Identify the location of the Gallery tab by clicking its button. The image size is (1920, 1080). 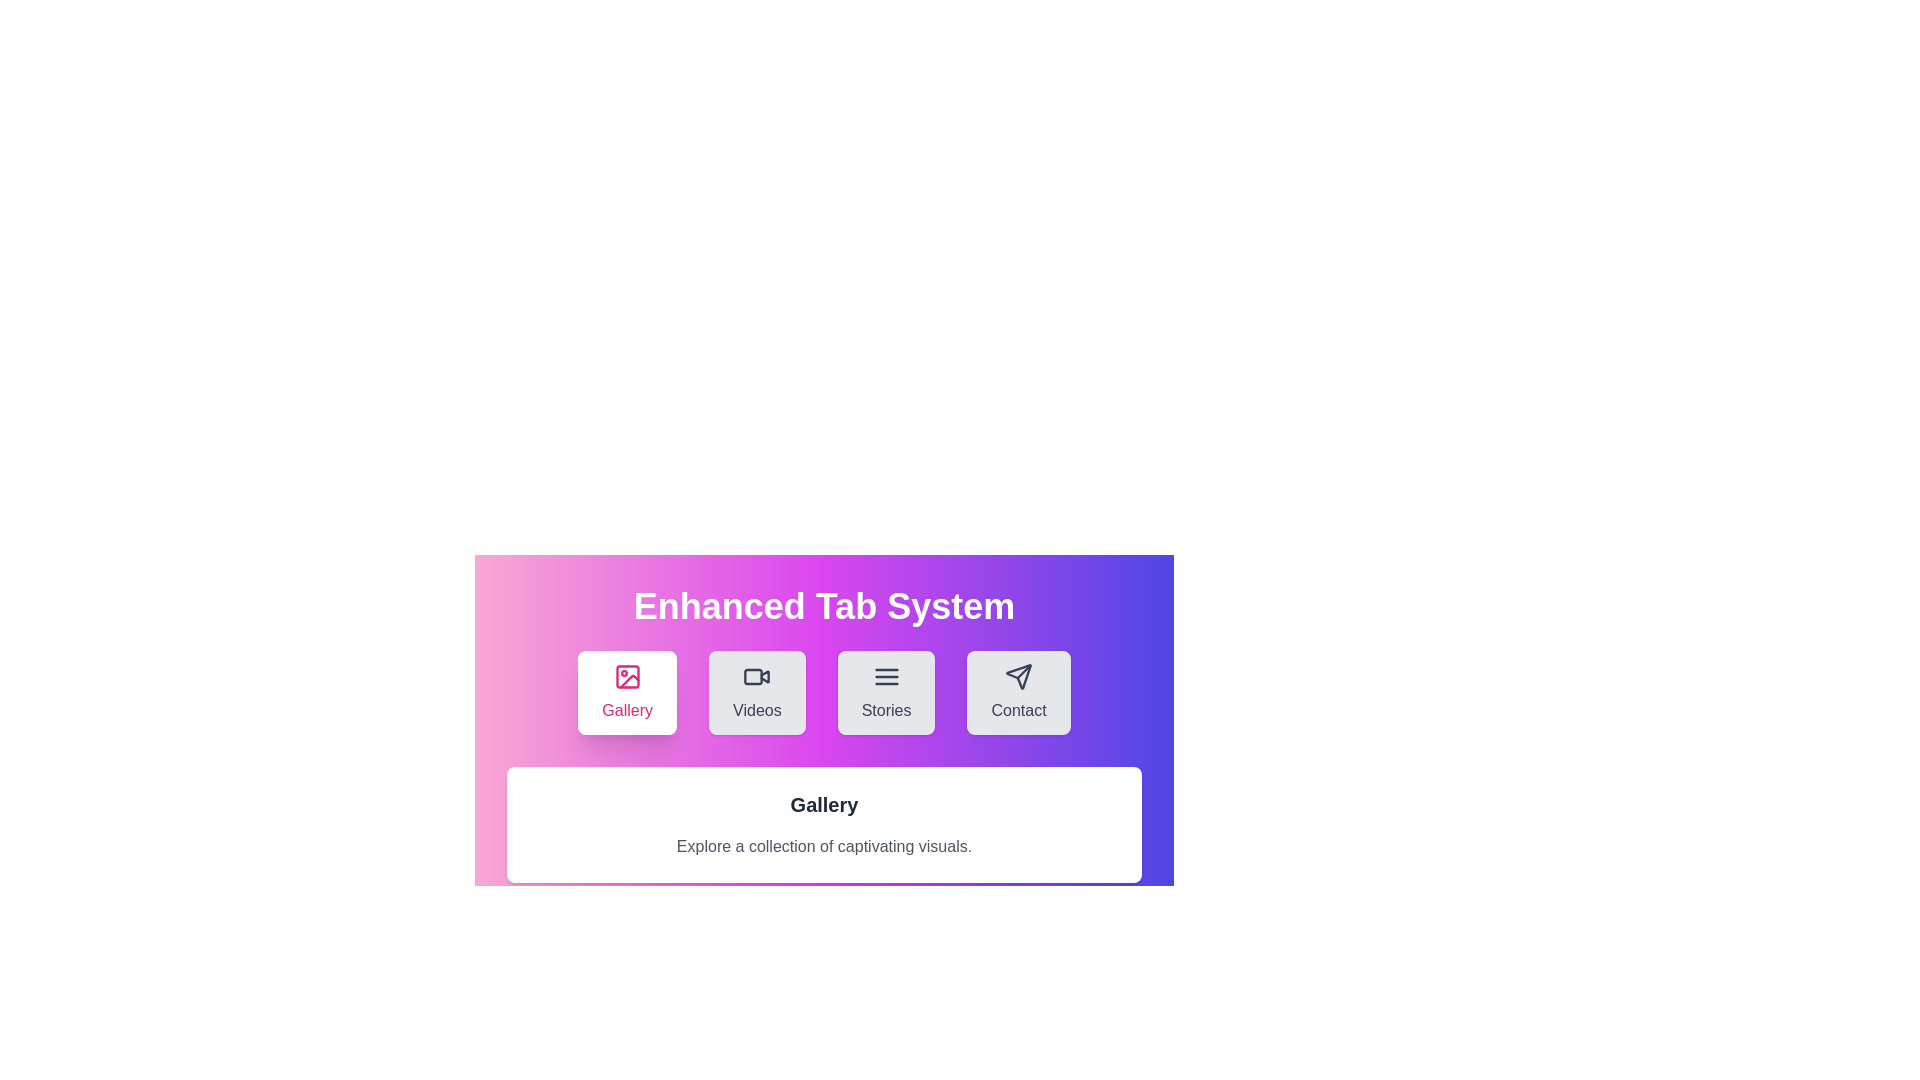
(626, 692).